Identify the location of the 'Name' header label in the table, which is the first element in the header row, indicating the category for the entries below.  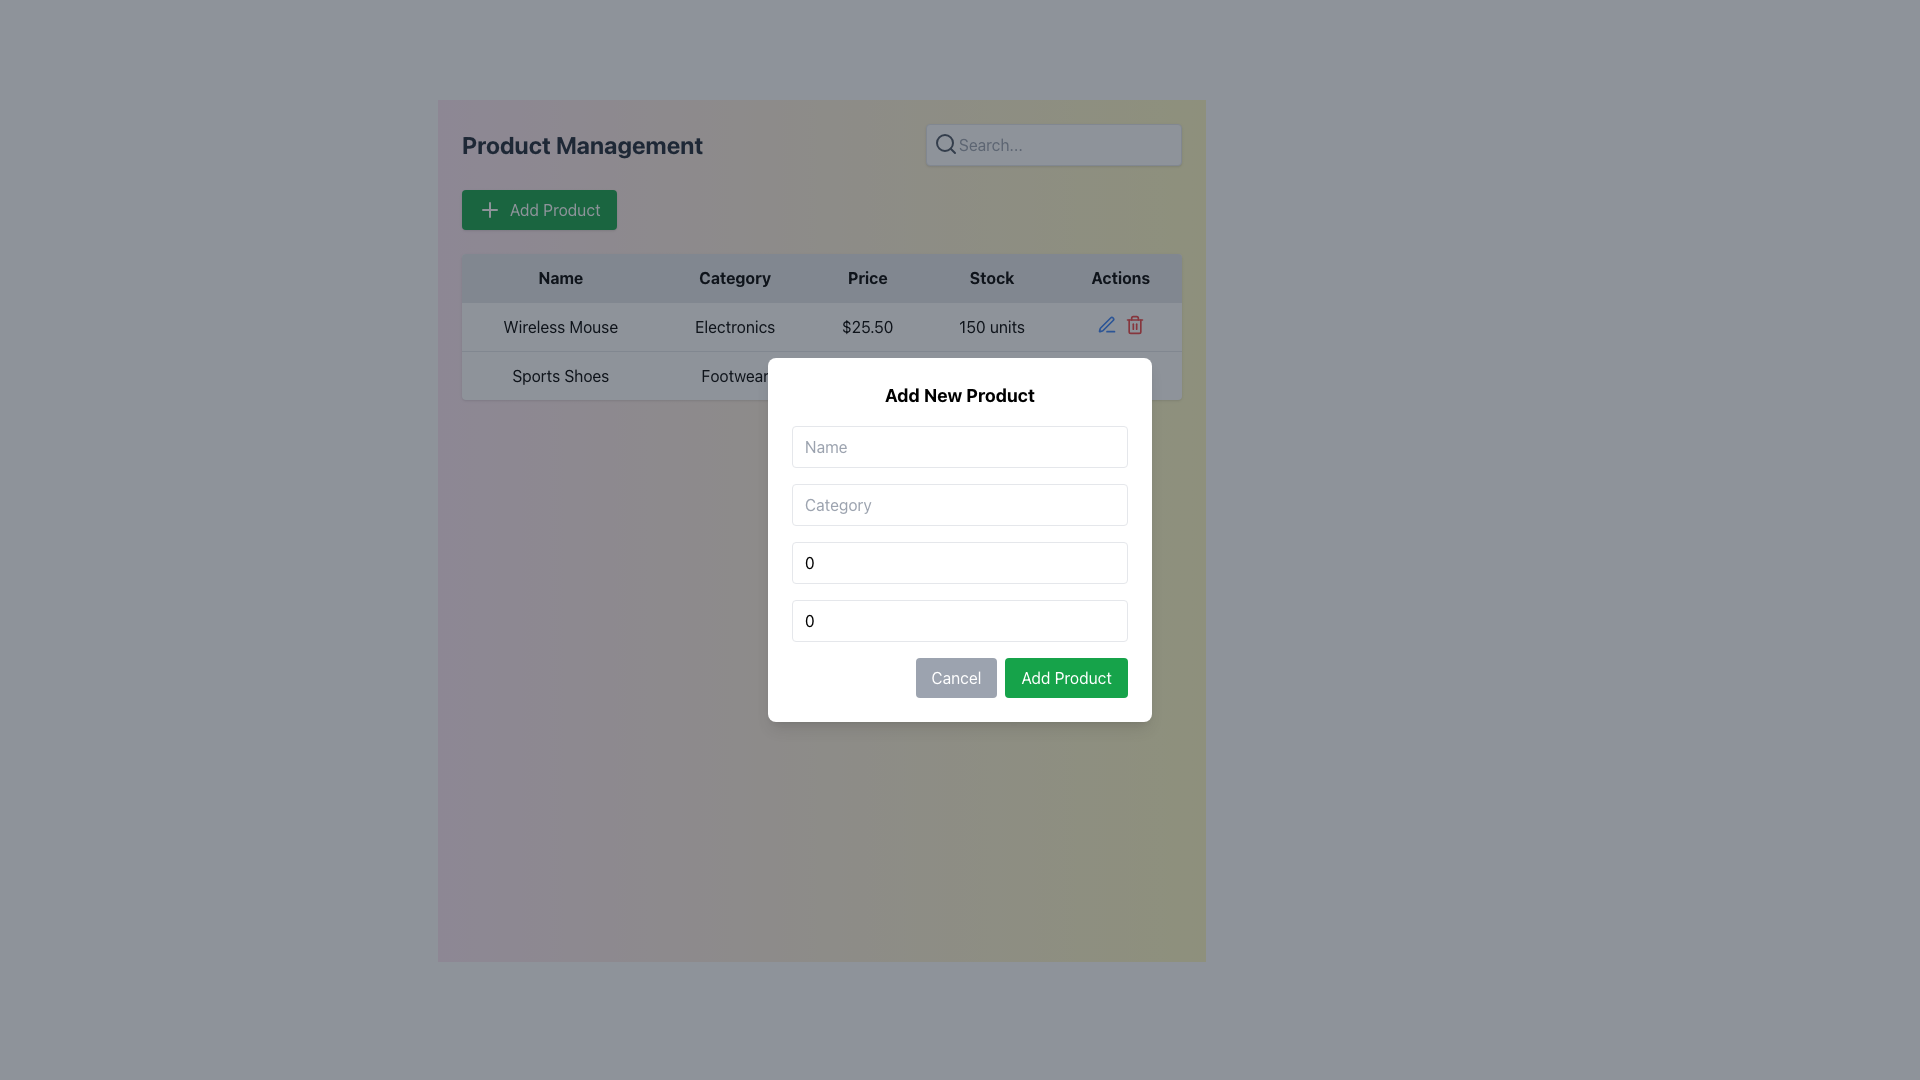
(560, 278).